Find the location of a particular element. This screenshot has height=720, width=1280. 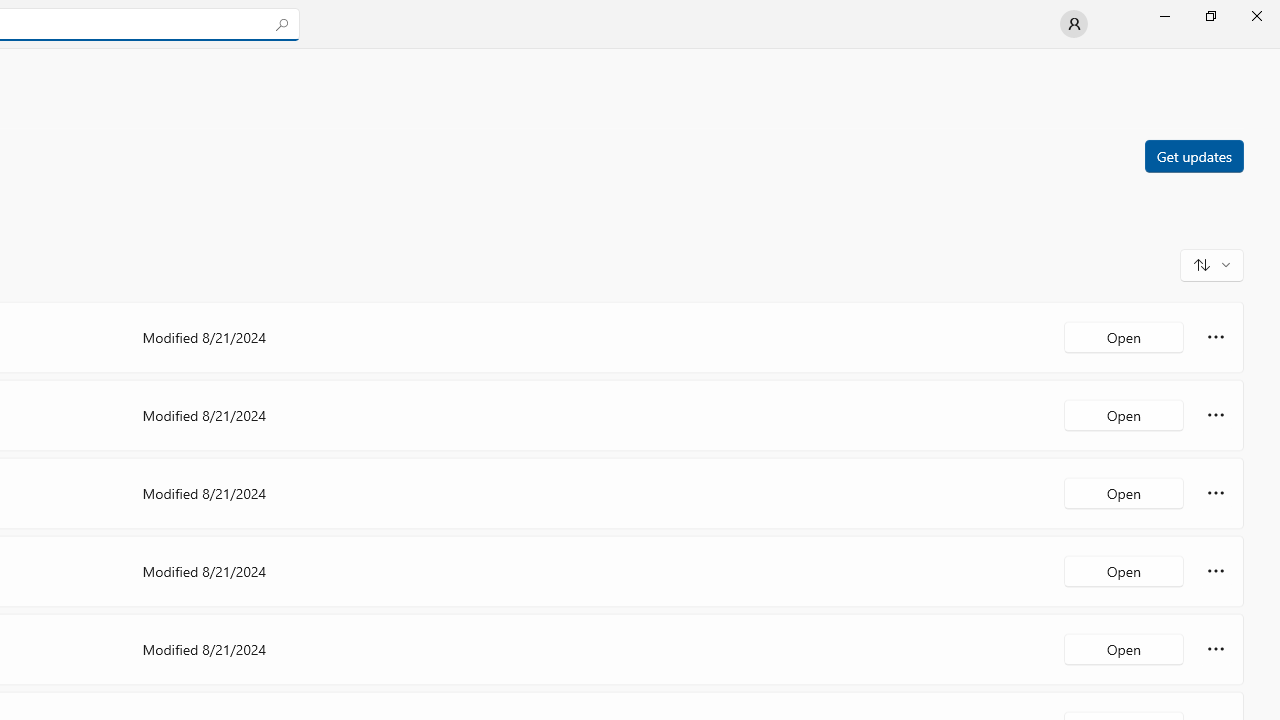

'Minimize Microsoft Store' is located at coordinates (1164, 15).